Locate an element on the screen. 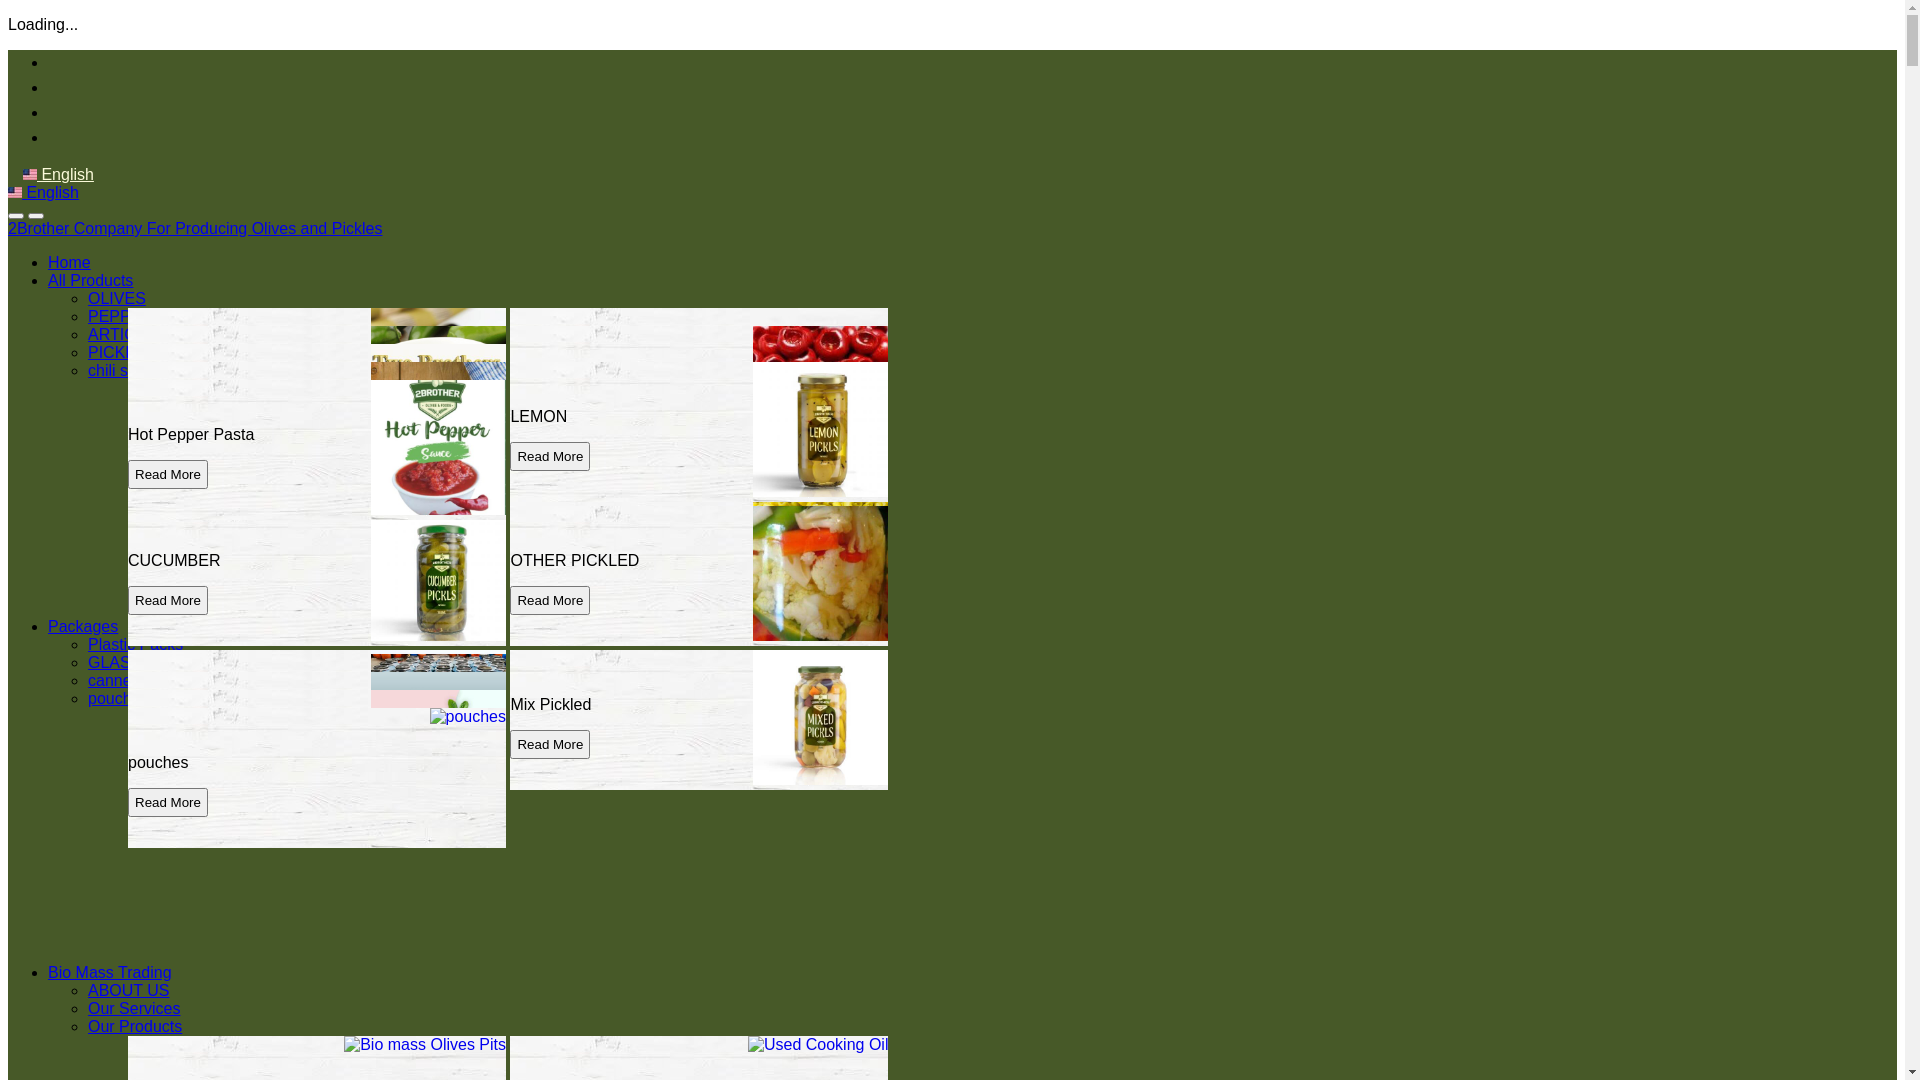 The height and width of the screenshot is (1080, 1920). 'Hot Pepper Pasta is located at coordinates (315, 450).